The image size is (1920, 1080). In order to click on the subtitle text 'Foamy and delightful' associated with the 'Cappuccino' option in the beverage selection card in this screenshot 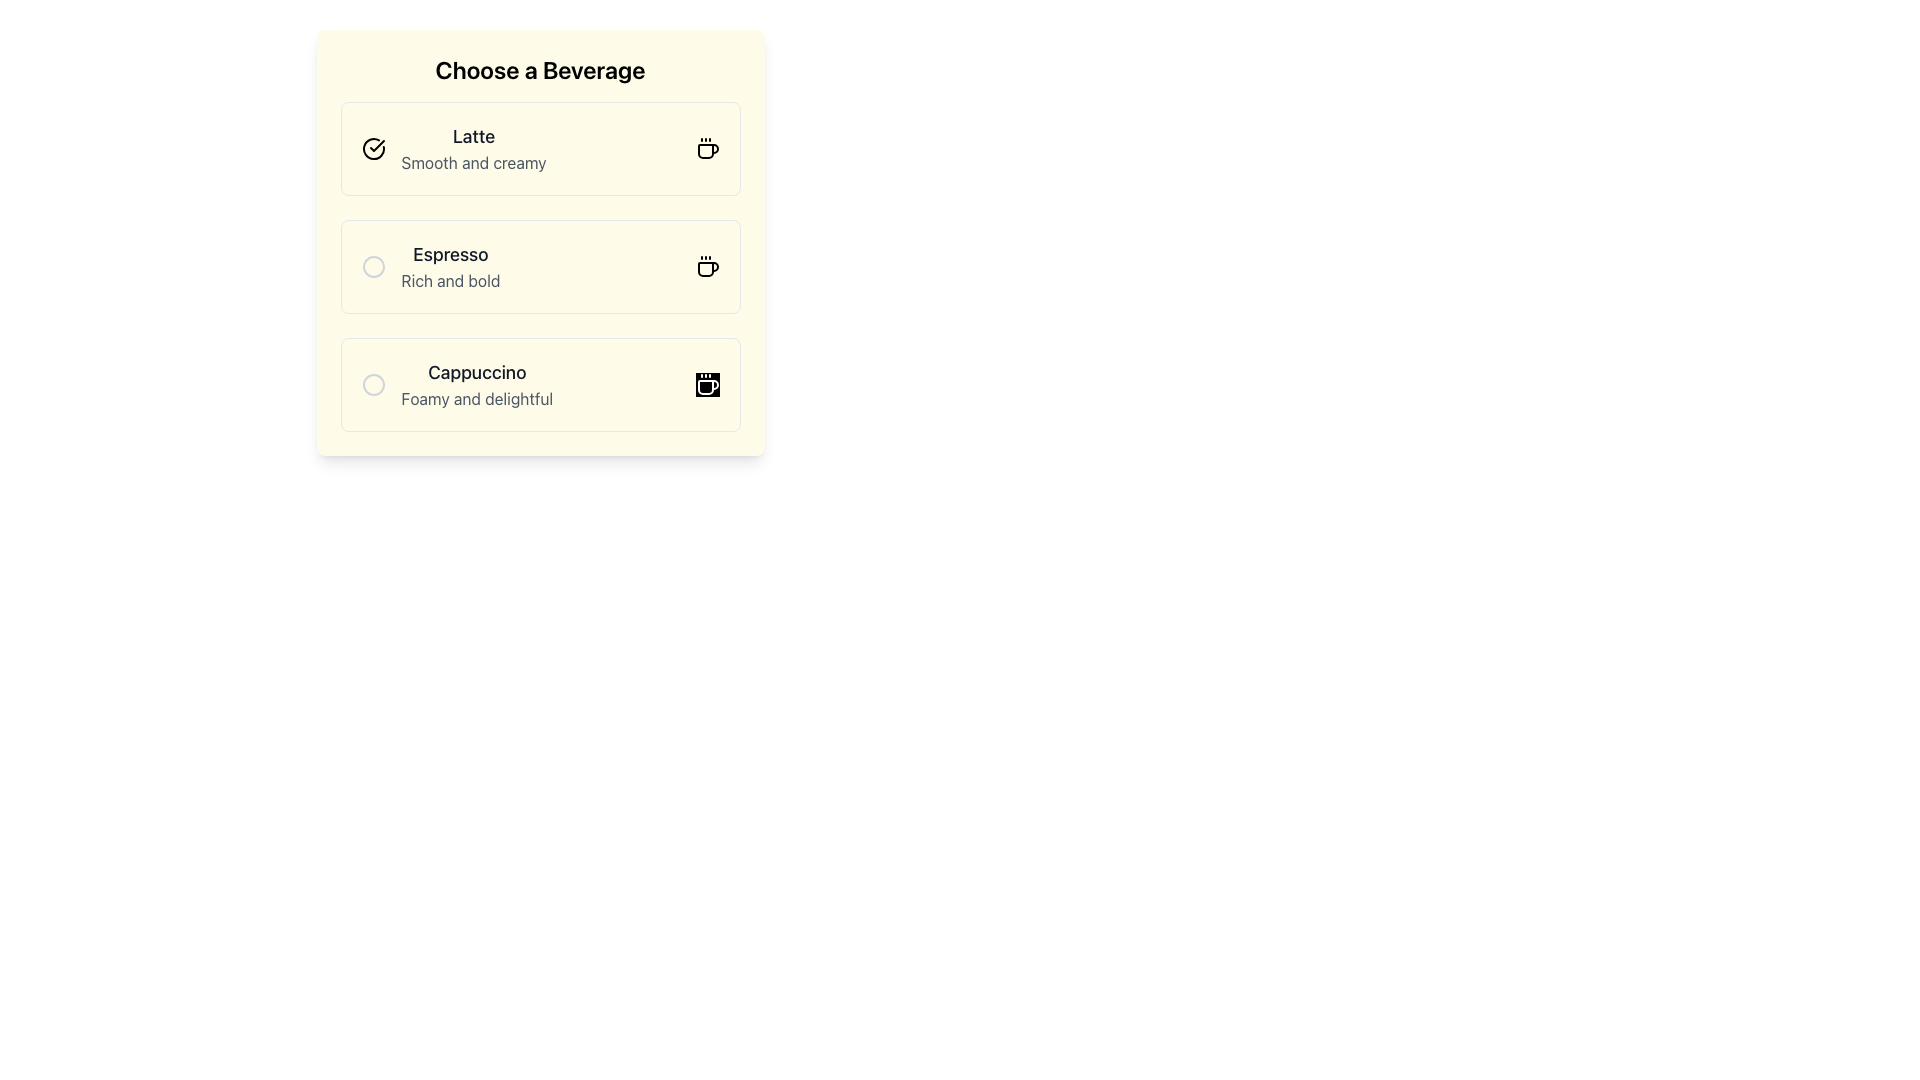, I will do `click(476, 398)`.